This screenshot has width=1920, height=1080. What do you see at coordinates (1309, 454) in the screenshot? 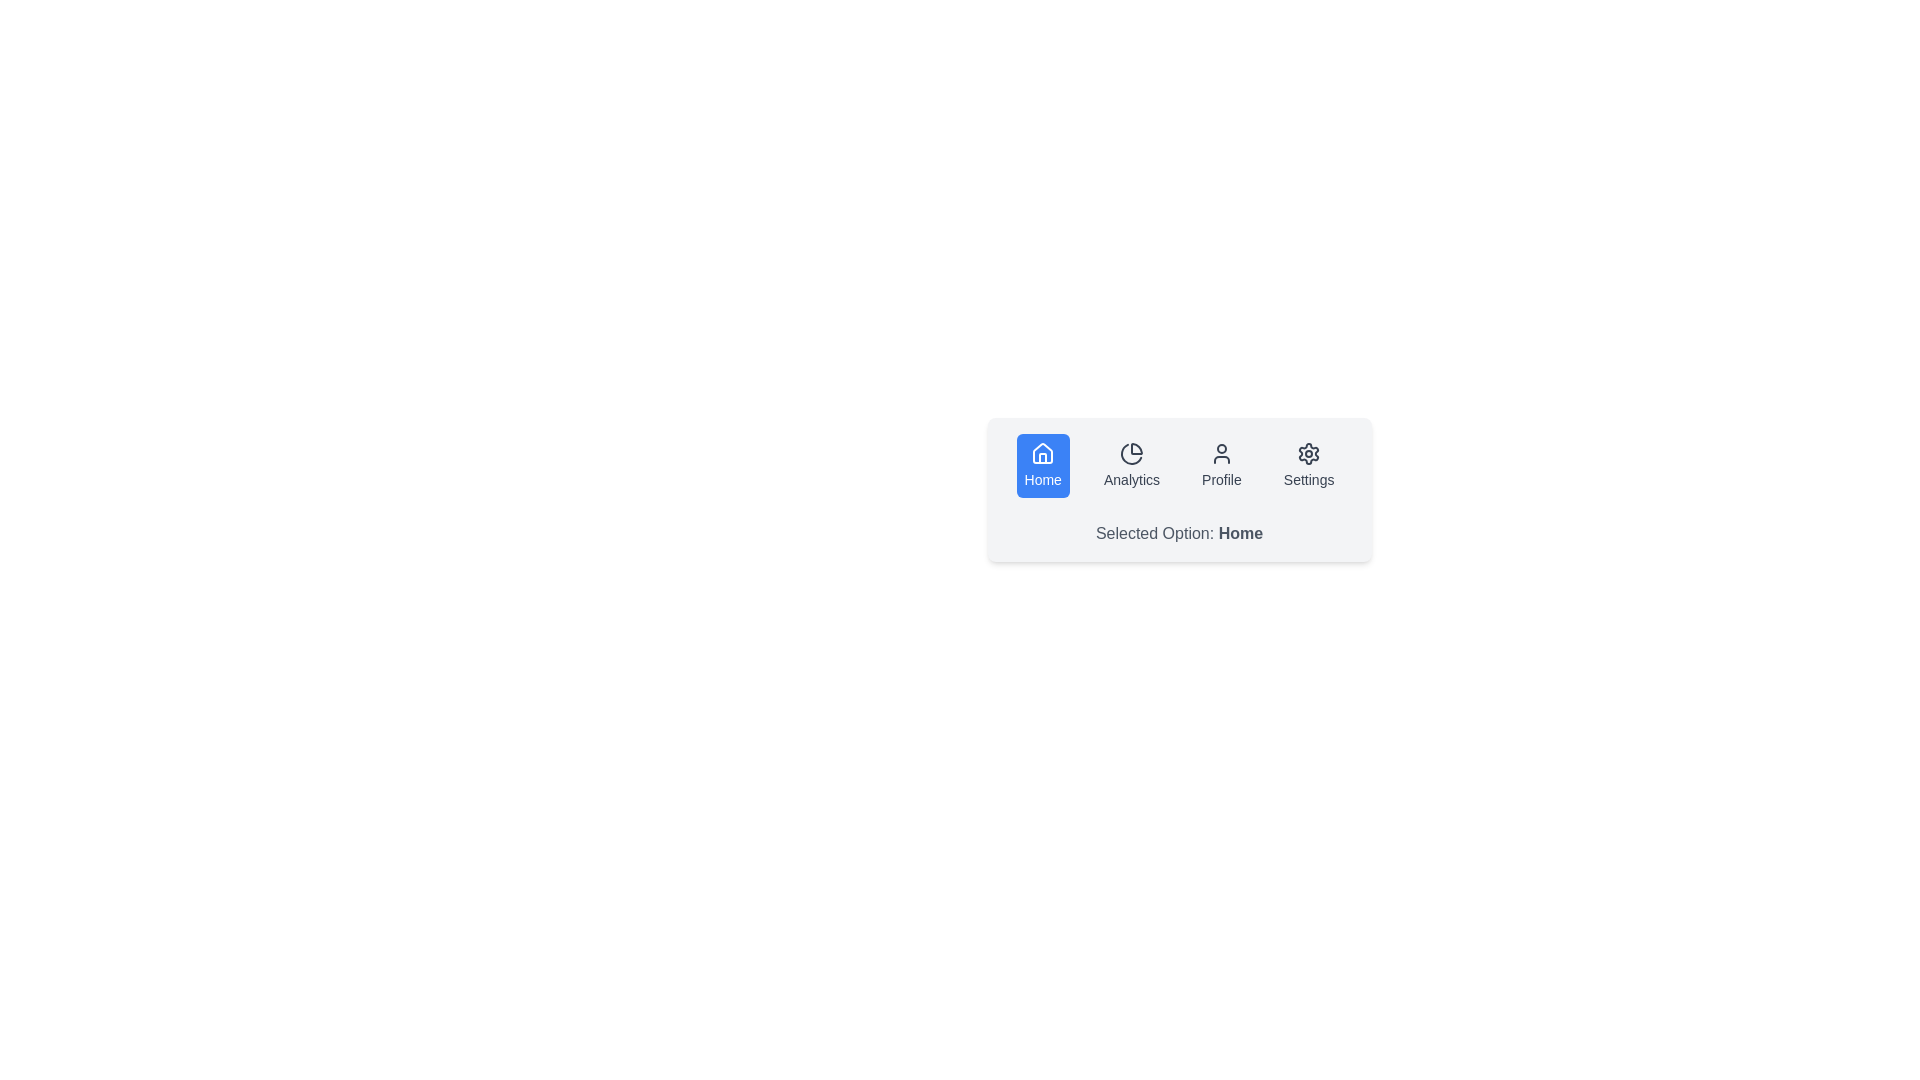
I see `the gear-shaped icon located at the top-right section of the interface` at bounding box center [1309, 454].